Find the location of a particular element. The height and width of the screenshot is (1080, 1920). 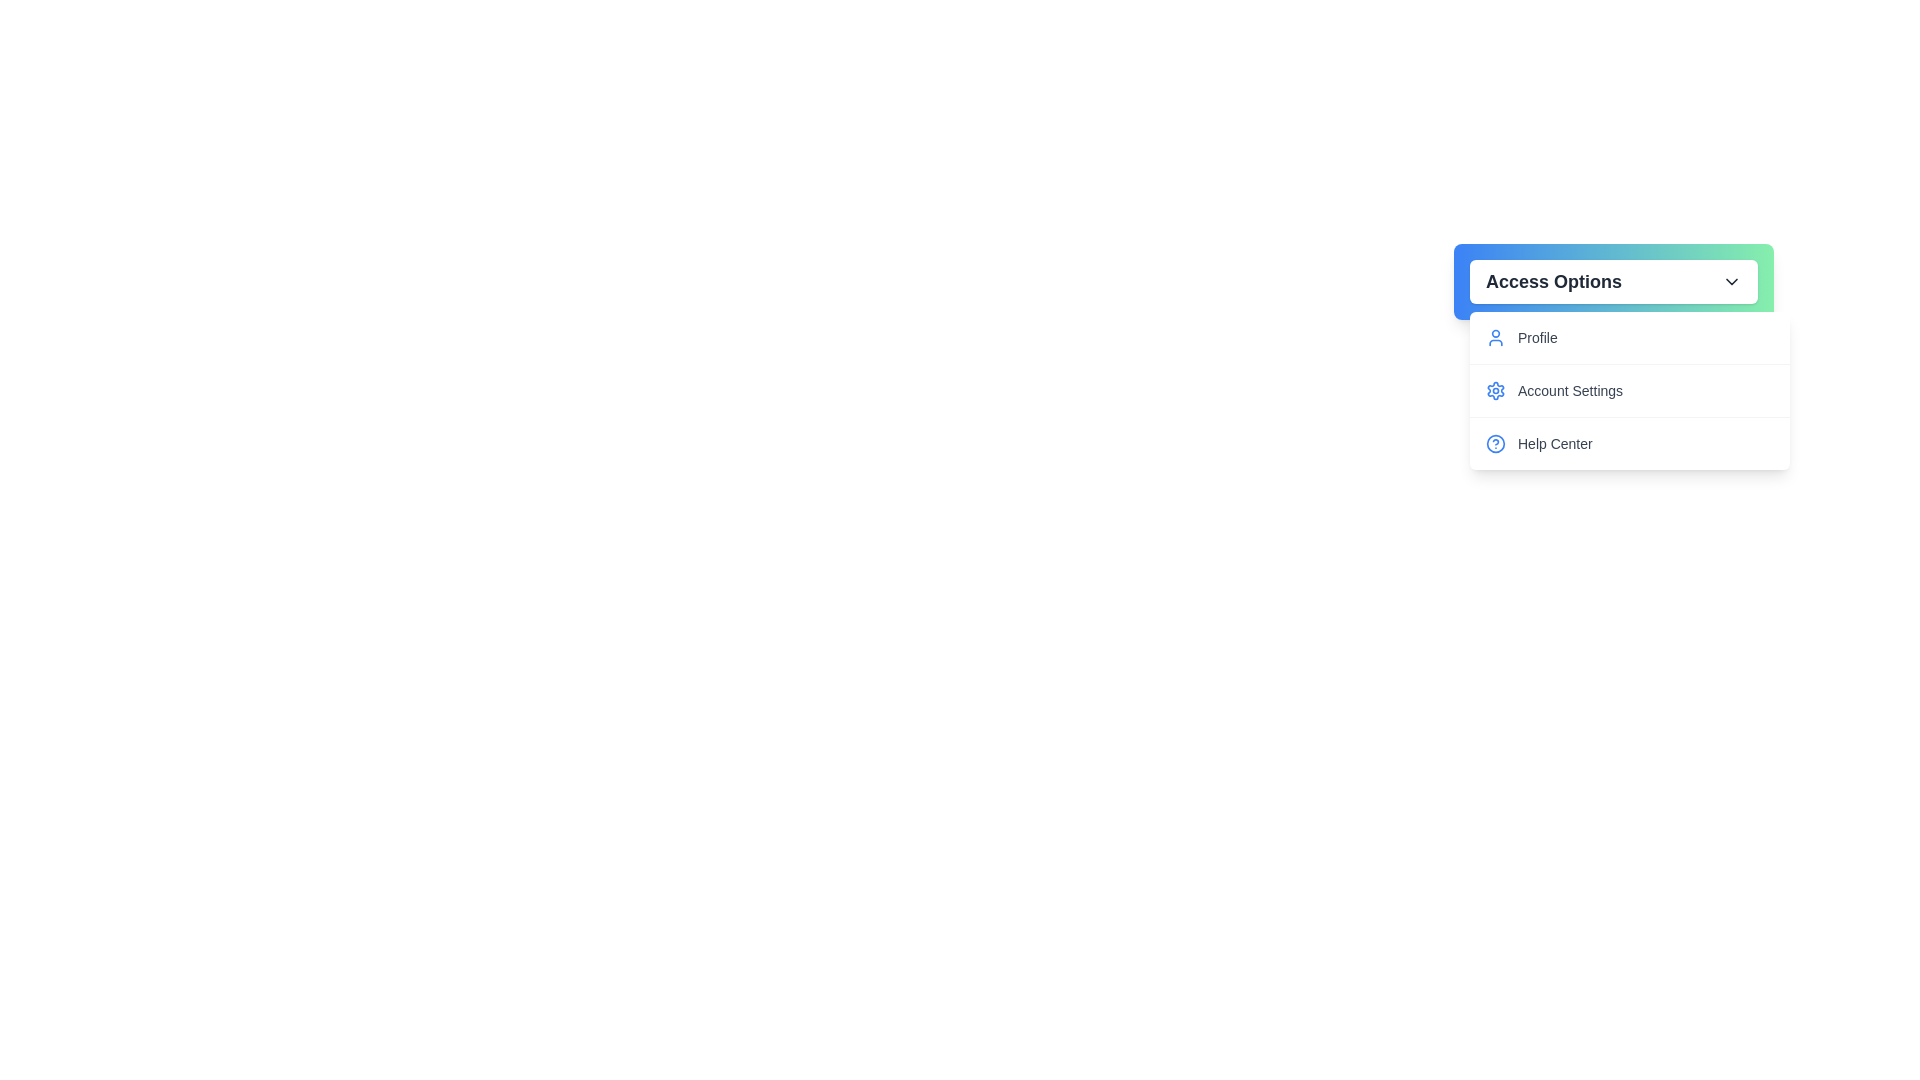

the first item in the 'Access Options' dropdown menu, which is a Text Label directing users to their profile section is located at coordinates (1536, 337).